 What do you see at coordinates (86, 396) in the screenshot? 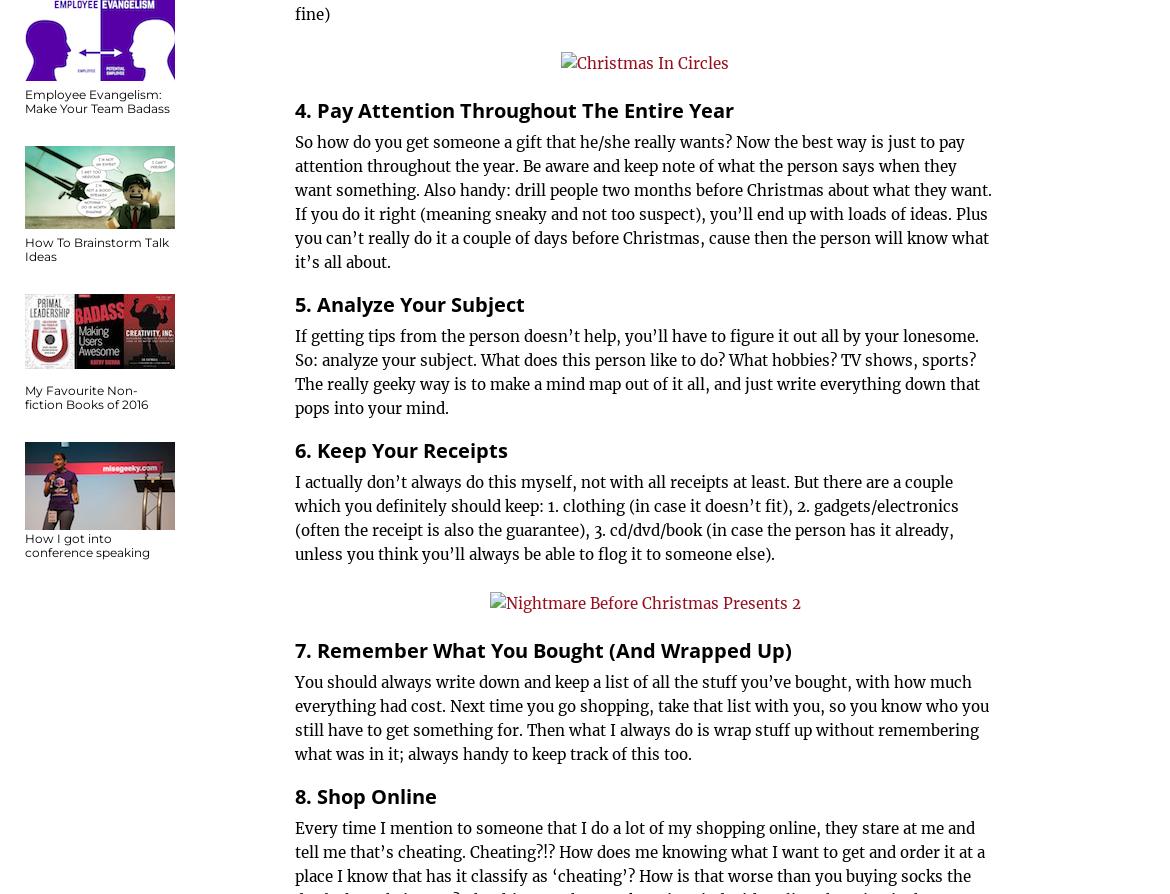
I see `'My Favourite Non-fiction Books of 2016'` at bounding box center [86, 396].